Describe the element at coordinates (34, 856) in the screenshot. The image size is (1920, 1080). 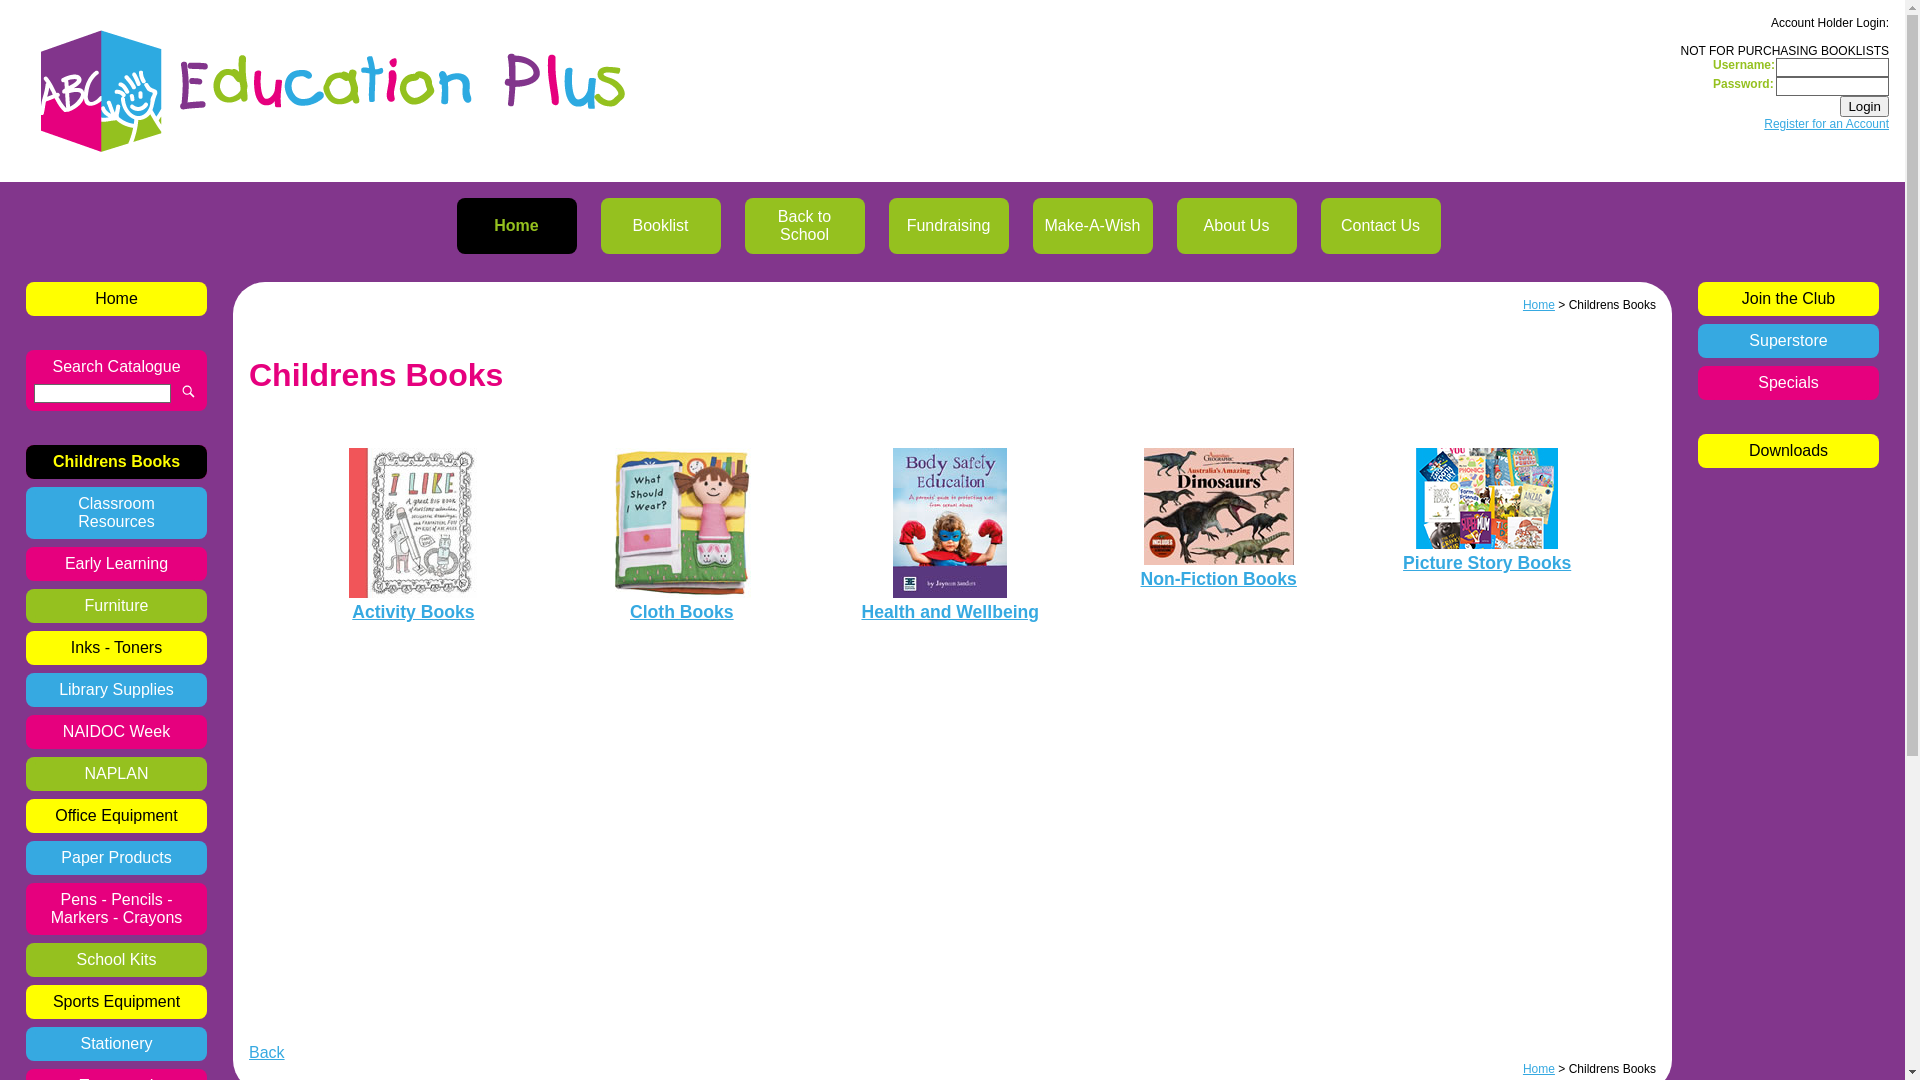
I see `'Paper Products'` at that location.